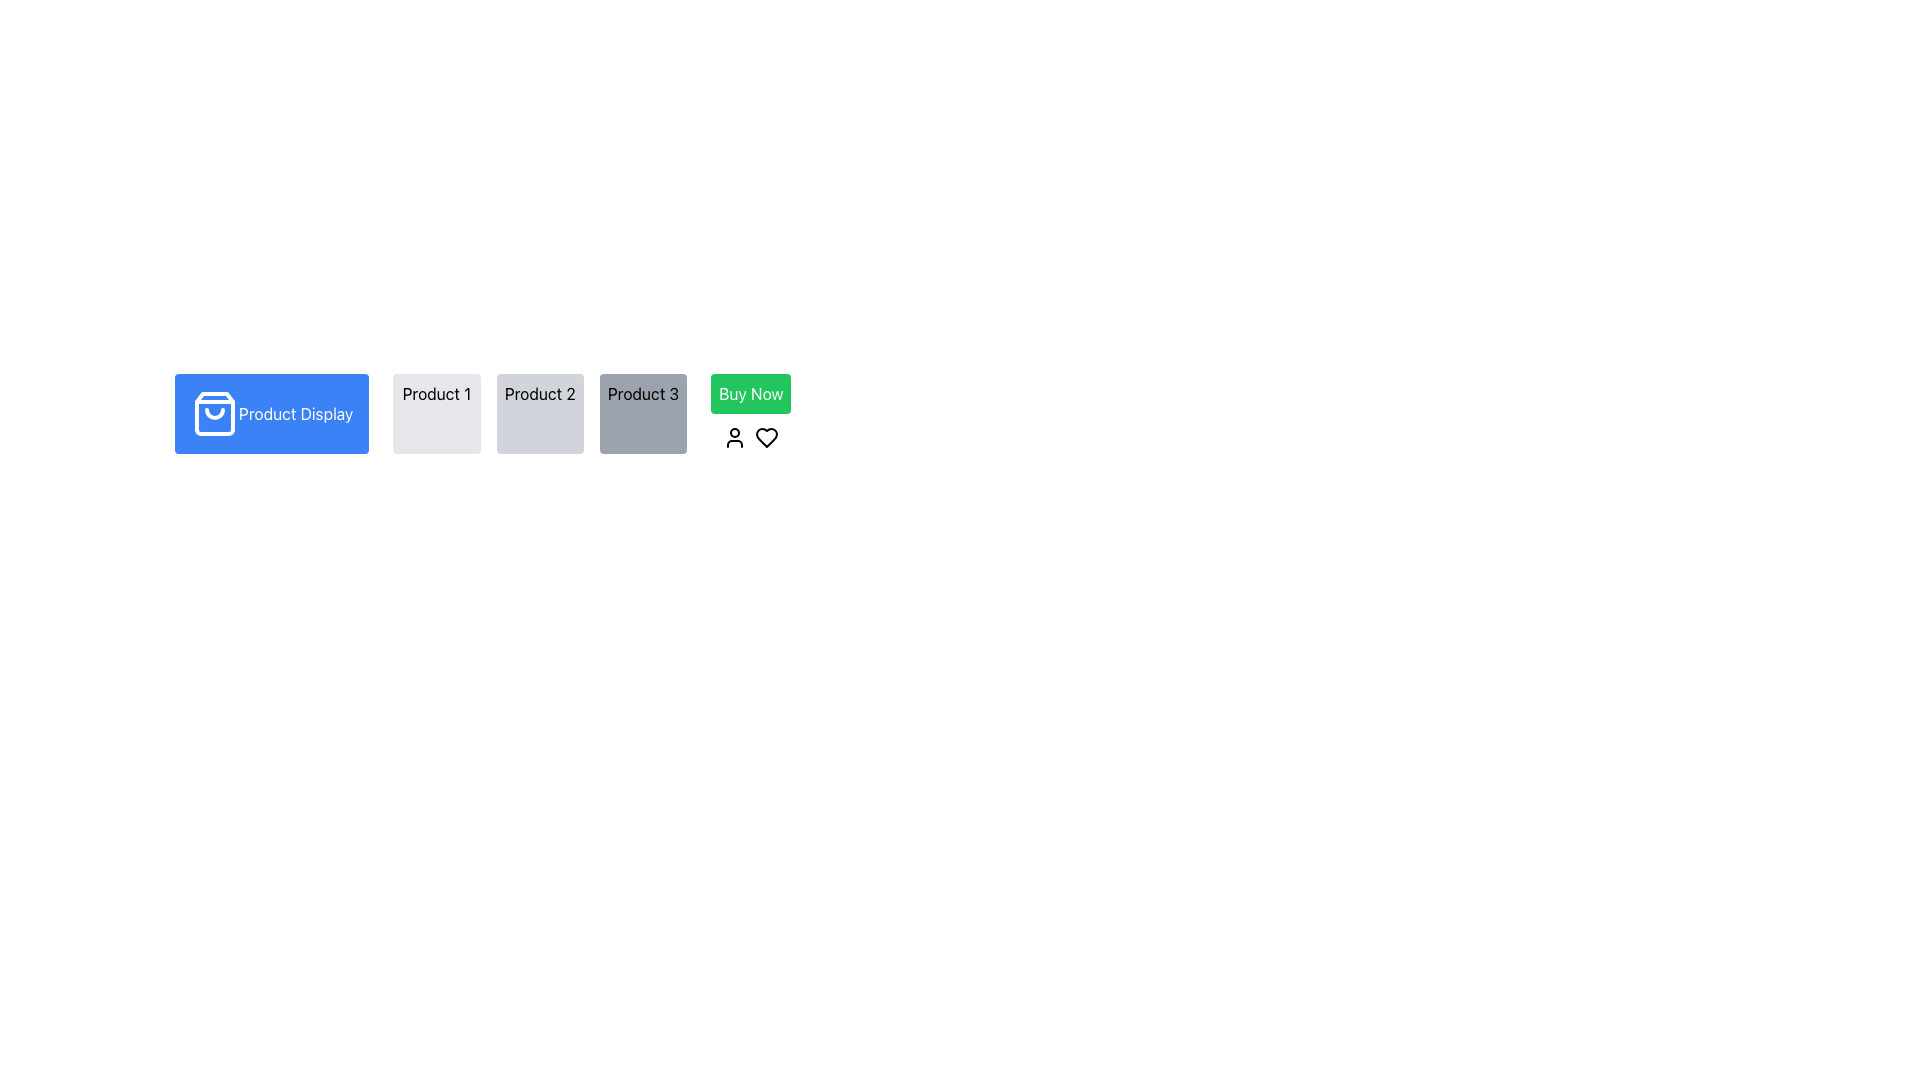  What do you see at coordinates (750, 393) in the screenshot?
I see `the purchase initiation button located on the right side of the interface, adjacent to the grey box labeled 'Product 3'` at bounding box center [750, 393].